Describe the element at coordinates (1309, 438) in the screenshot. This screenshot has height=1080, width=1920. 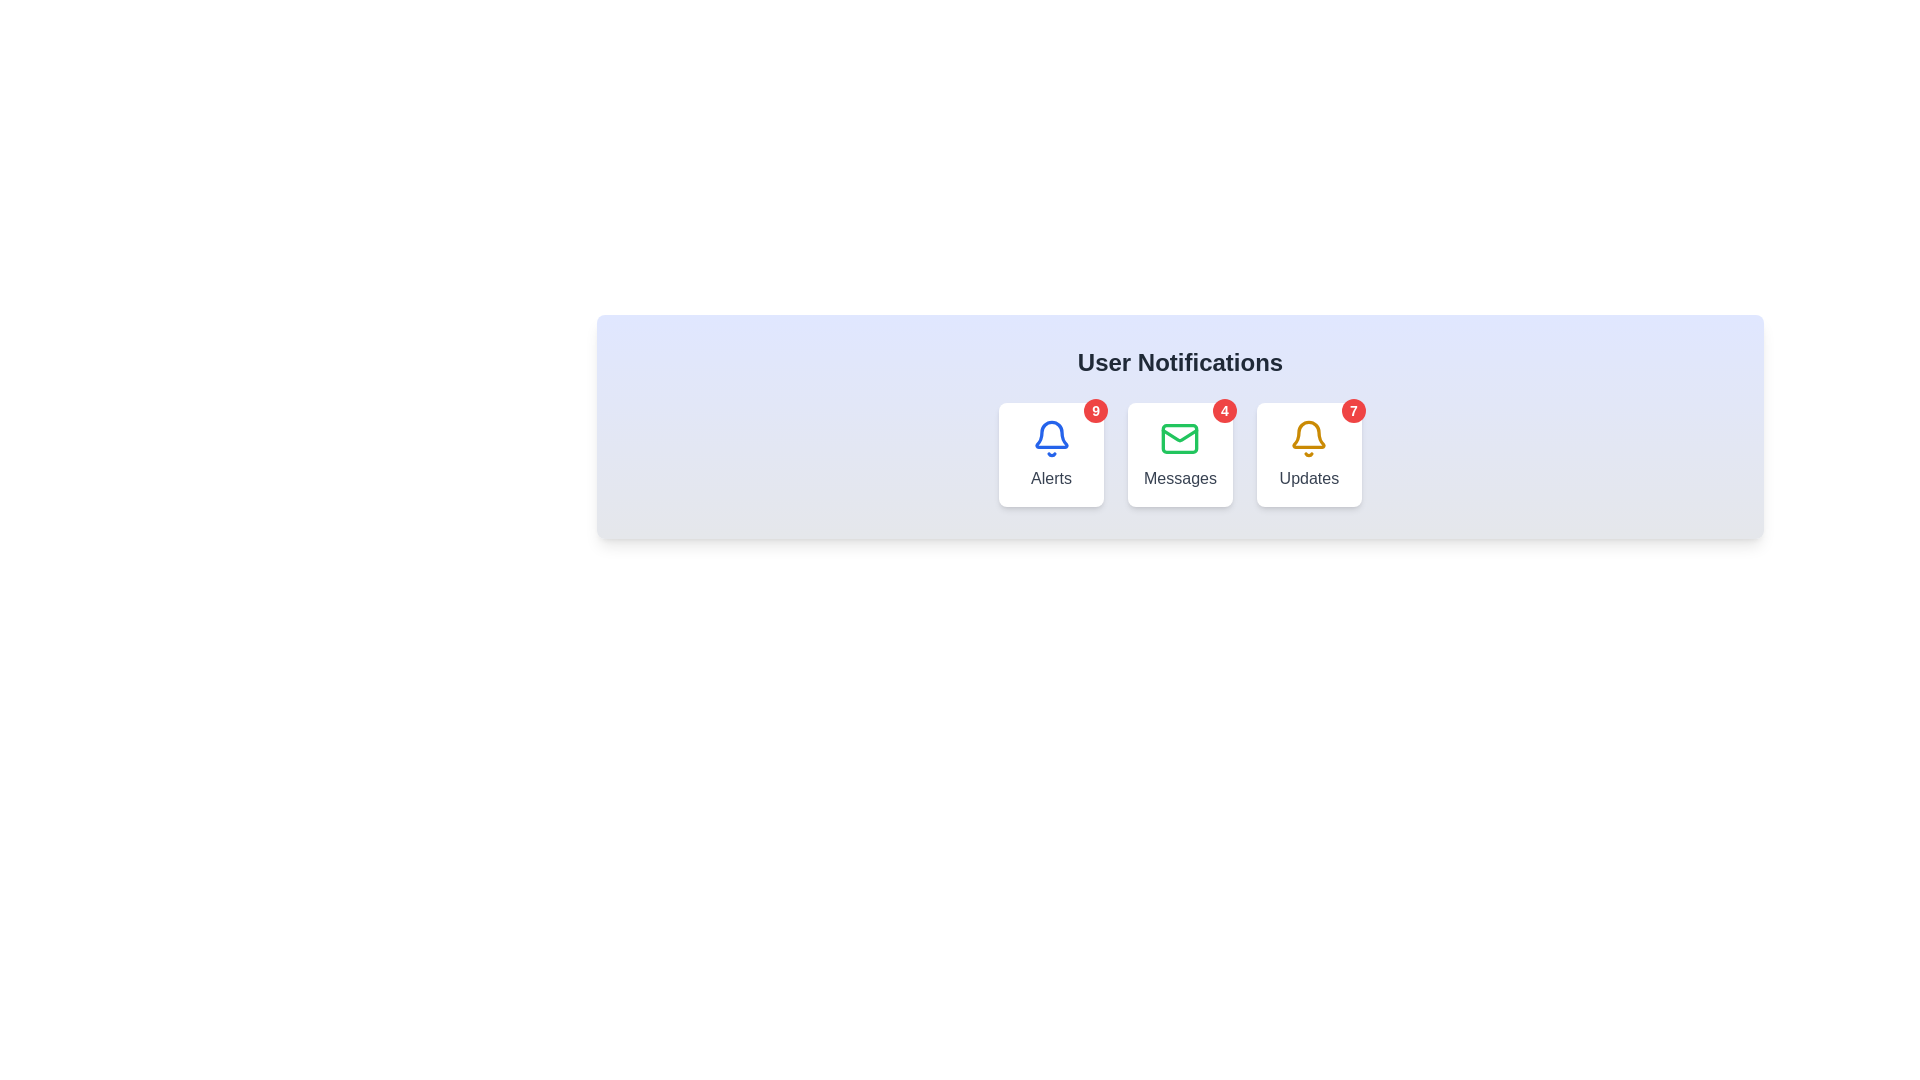
I see `the visual representation of the 'Updates' icon located in the third card of the 'User Notifications' section, positioned between the title 'Updates' and the red circular badge displaying the number '7'` at that location.